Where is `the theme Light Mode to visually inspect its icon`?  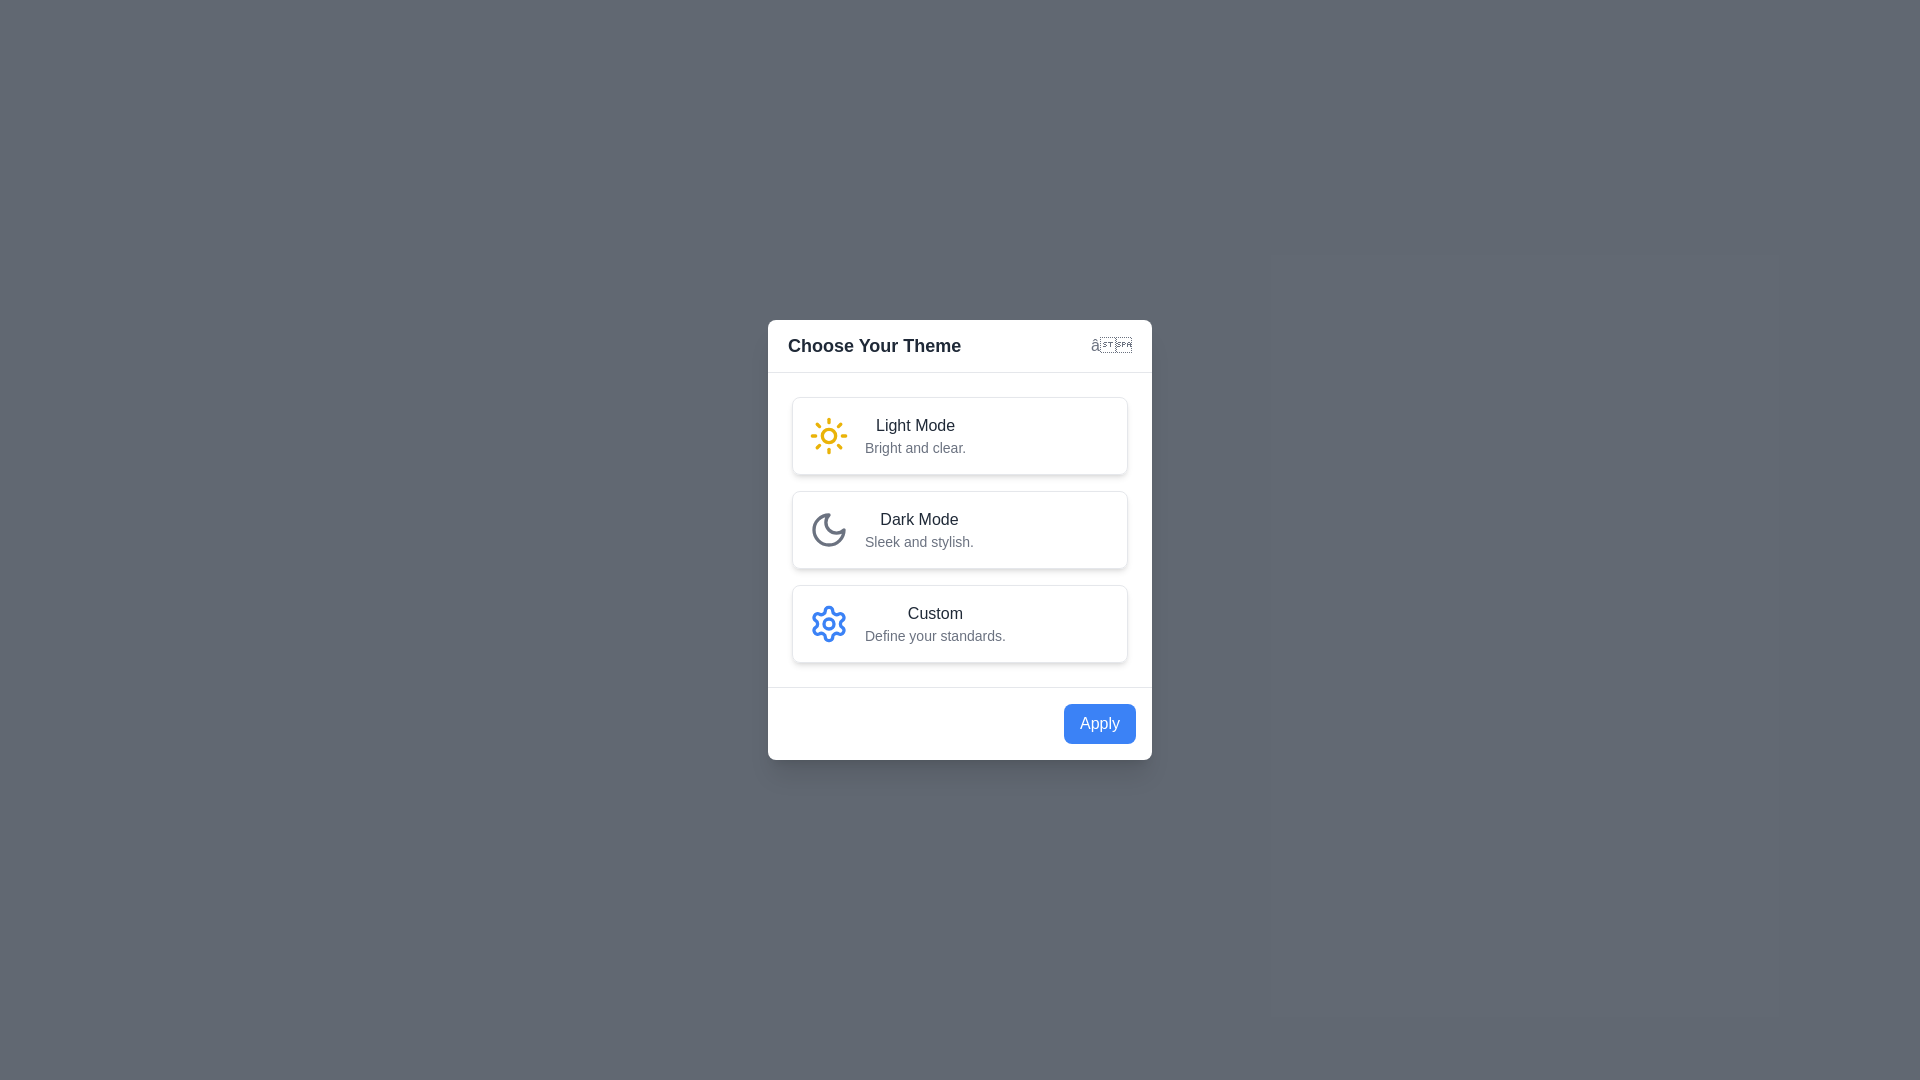 the theme Light Mode to visually inspect its icon is located at coordinates (960, 434).